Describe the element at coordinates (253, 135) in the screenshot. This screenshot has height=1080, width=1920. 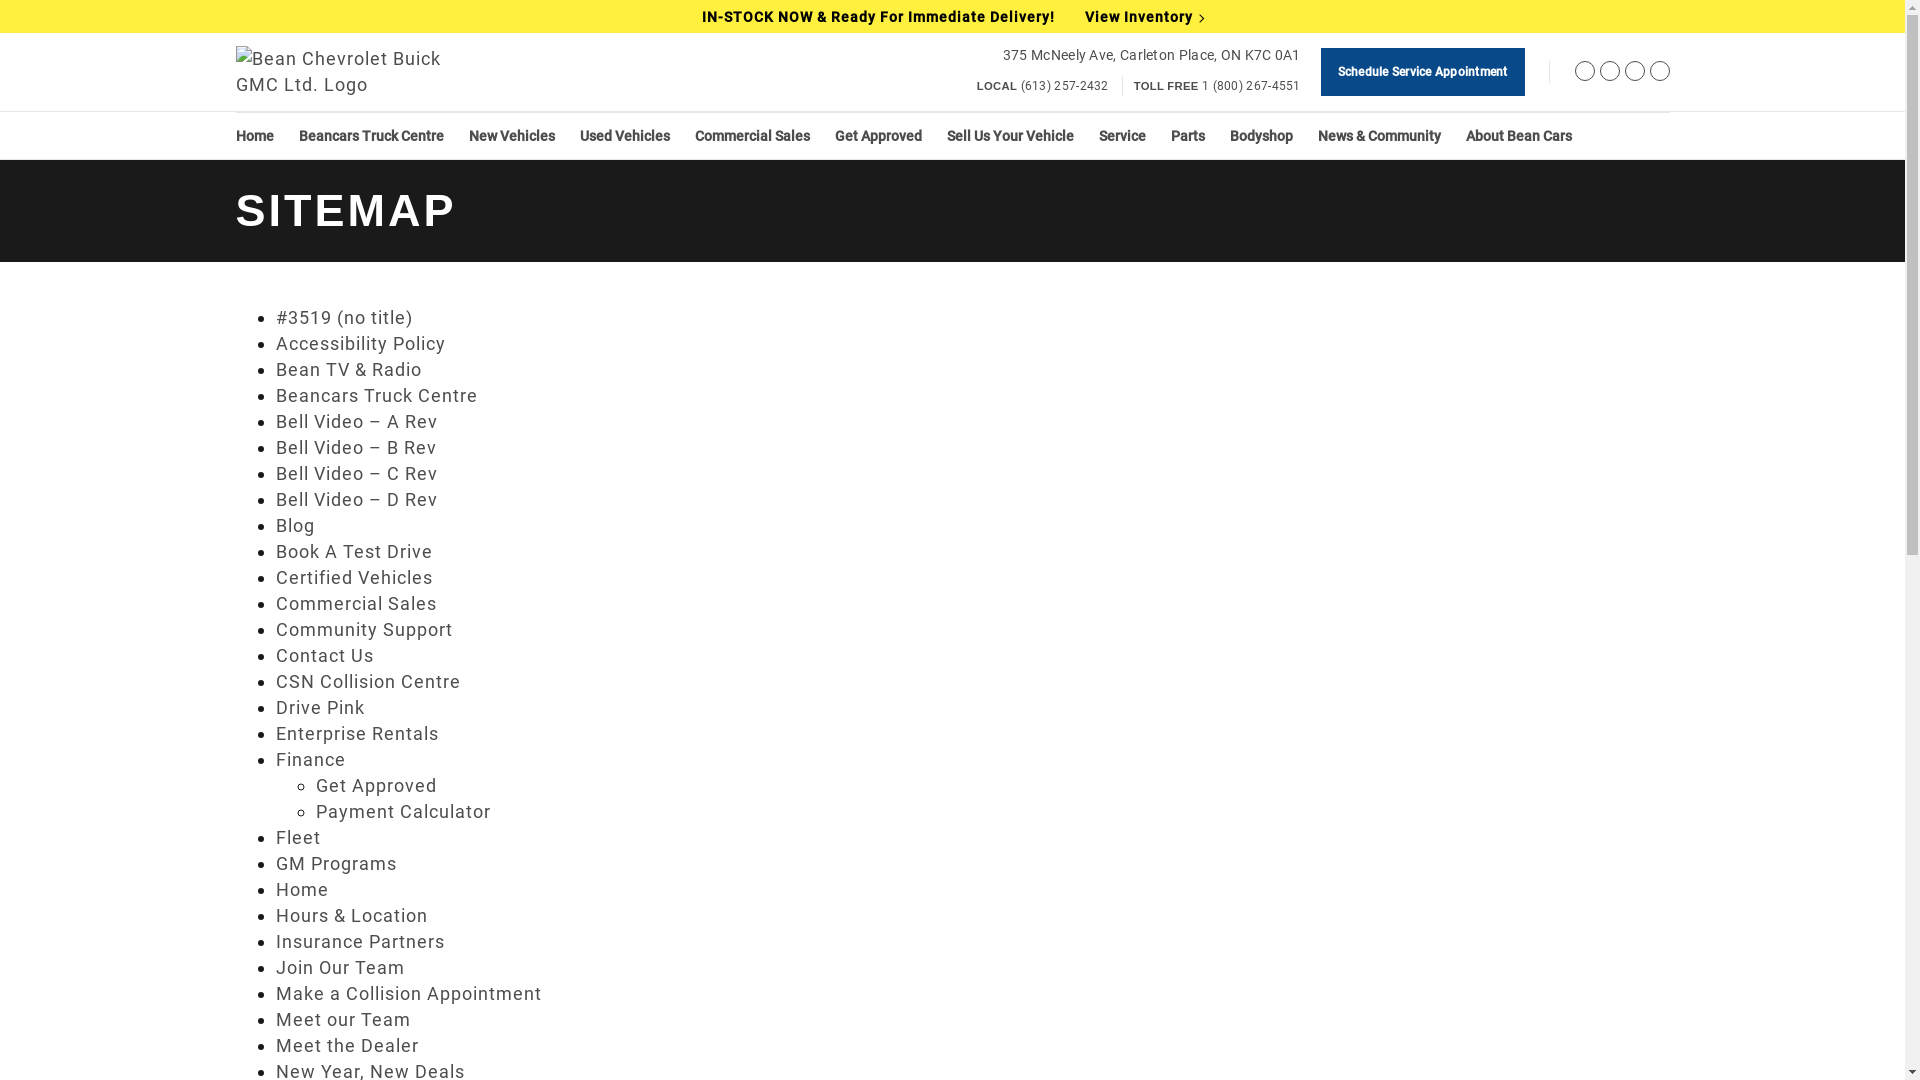
I see `'Home'` at that location.